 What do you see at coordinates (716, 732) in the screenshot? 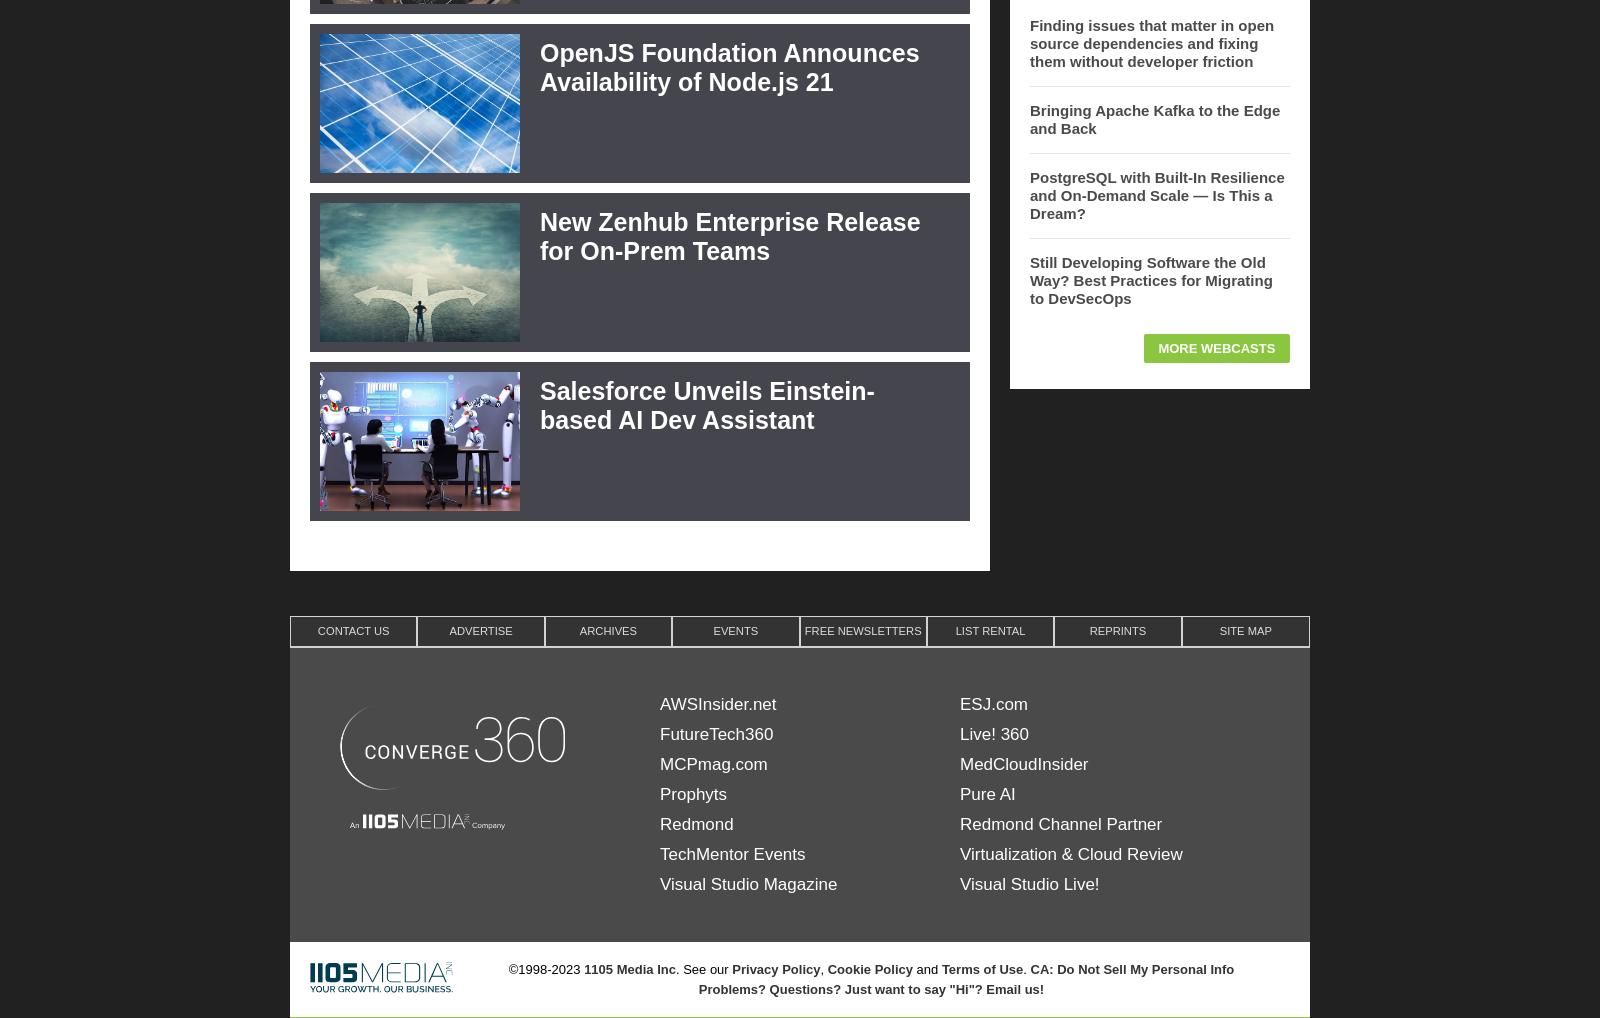
I see `'FutureTech360'` at bounding box center [716, 732].